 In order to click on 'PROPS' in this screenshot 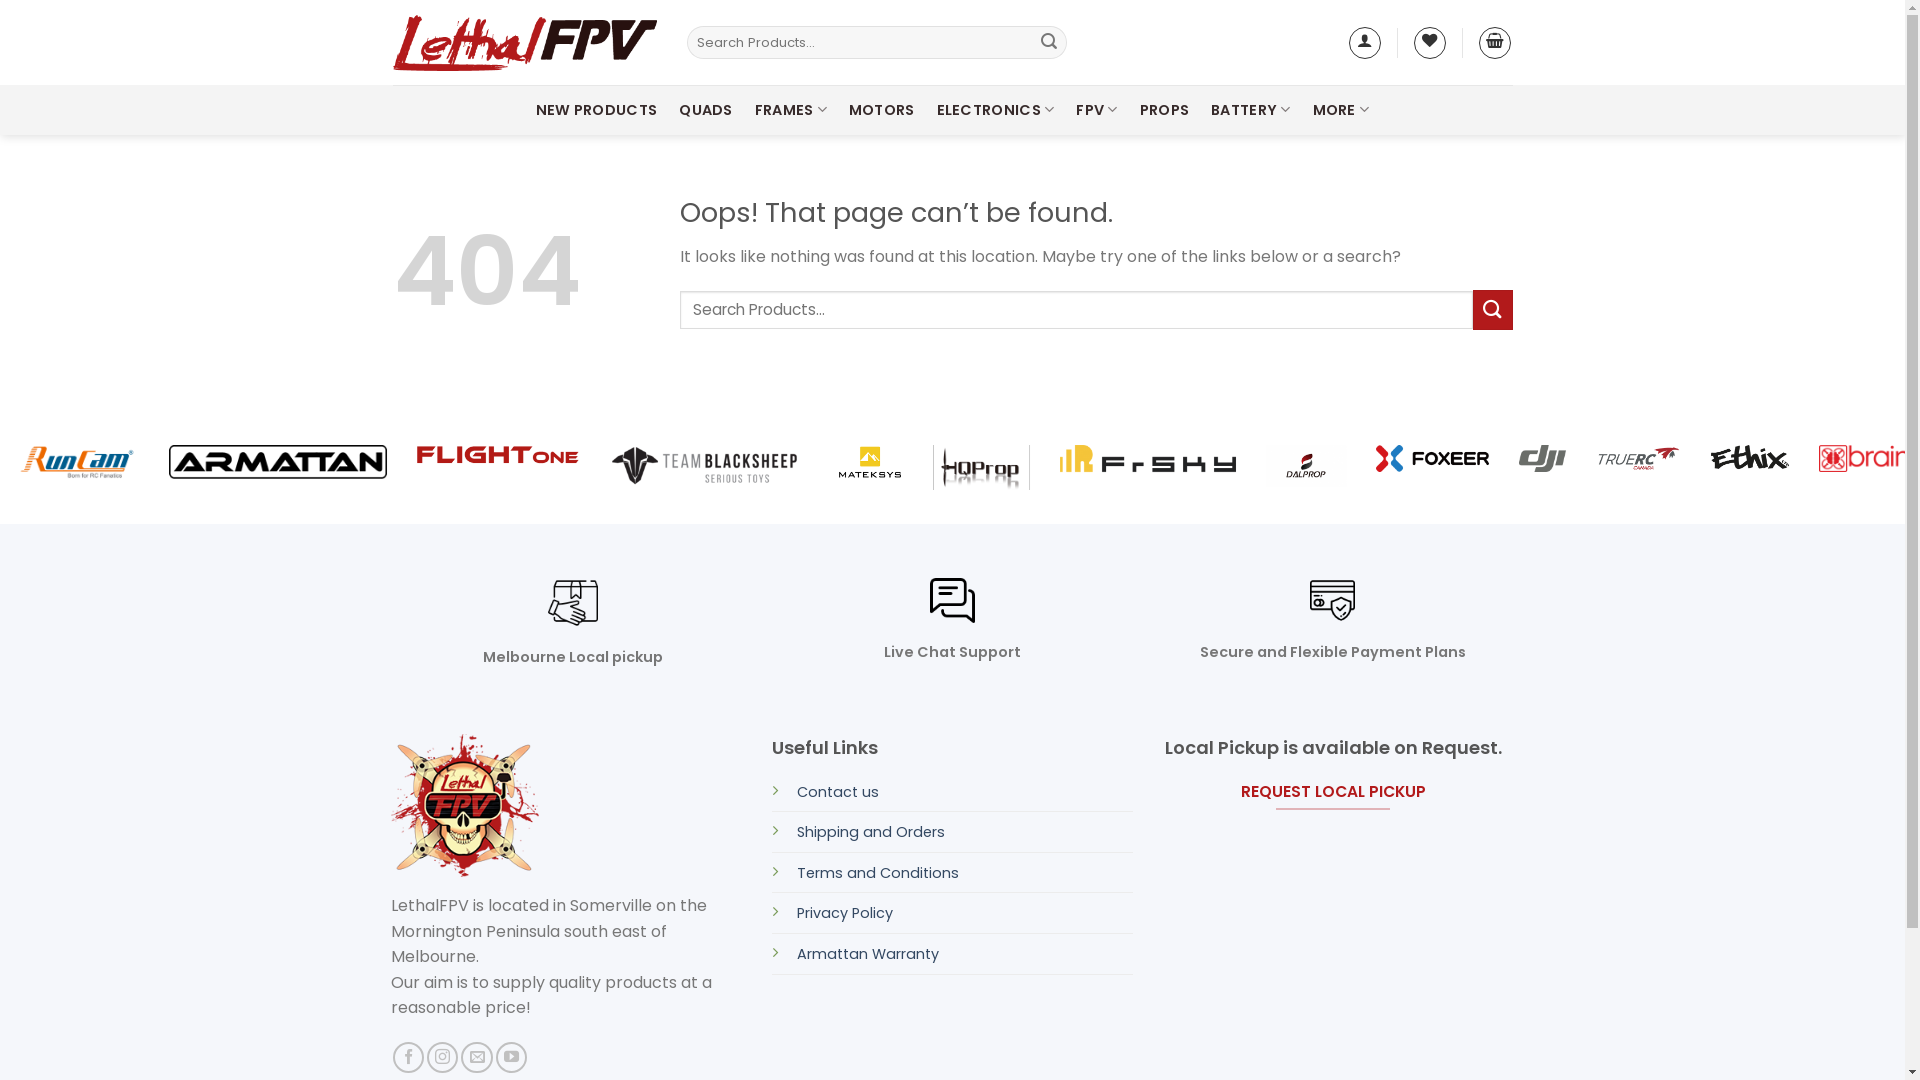, I will do `click(1140, 110)`.